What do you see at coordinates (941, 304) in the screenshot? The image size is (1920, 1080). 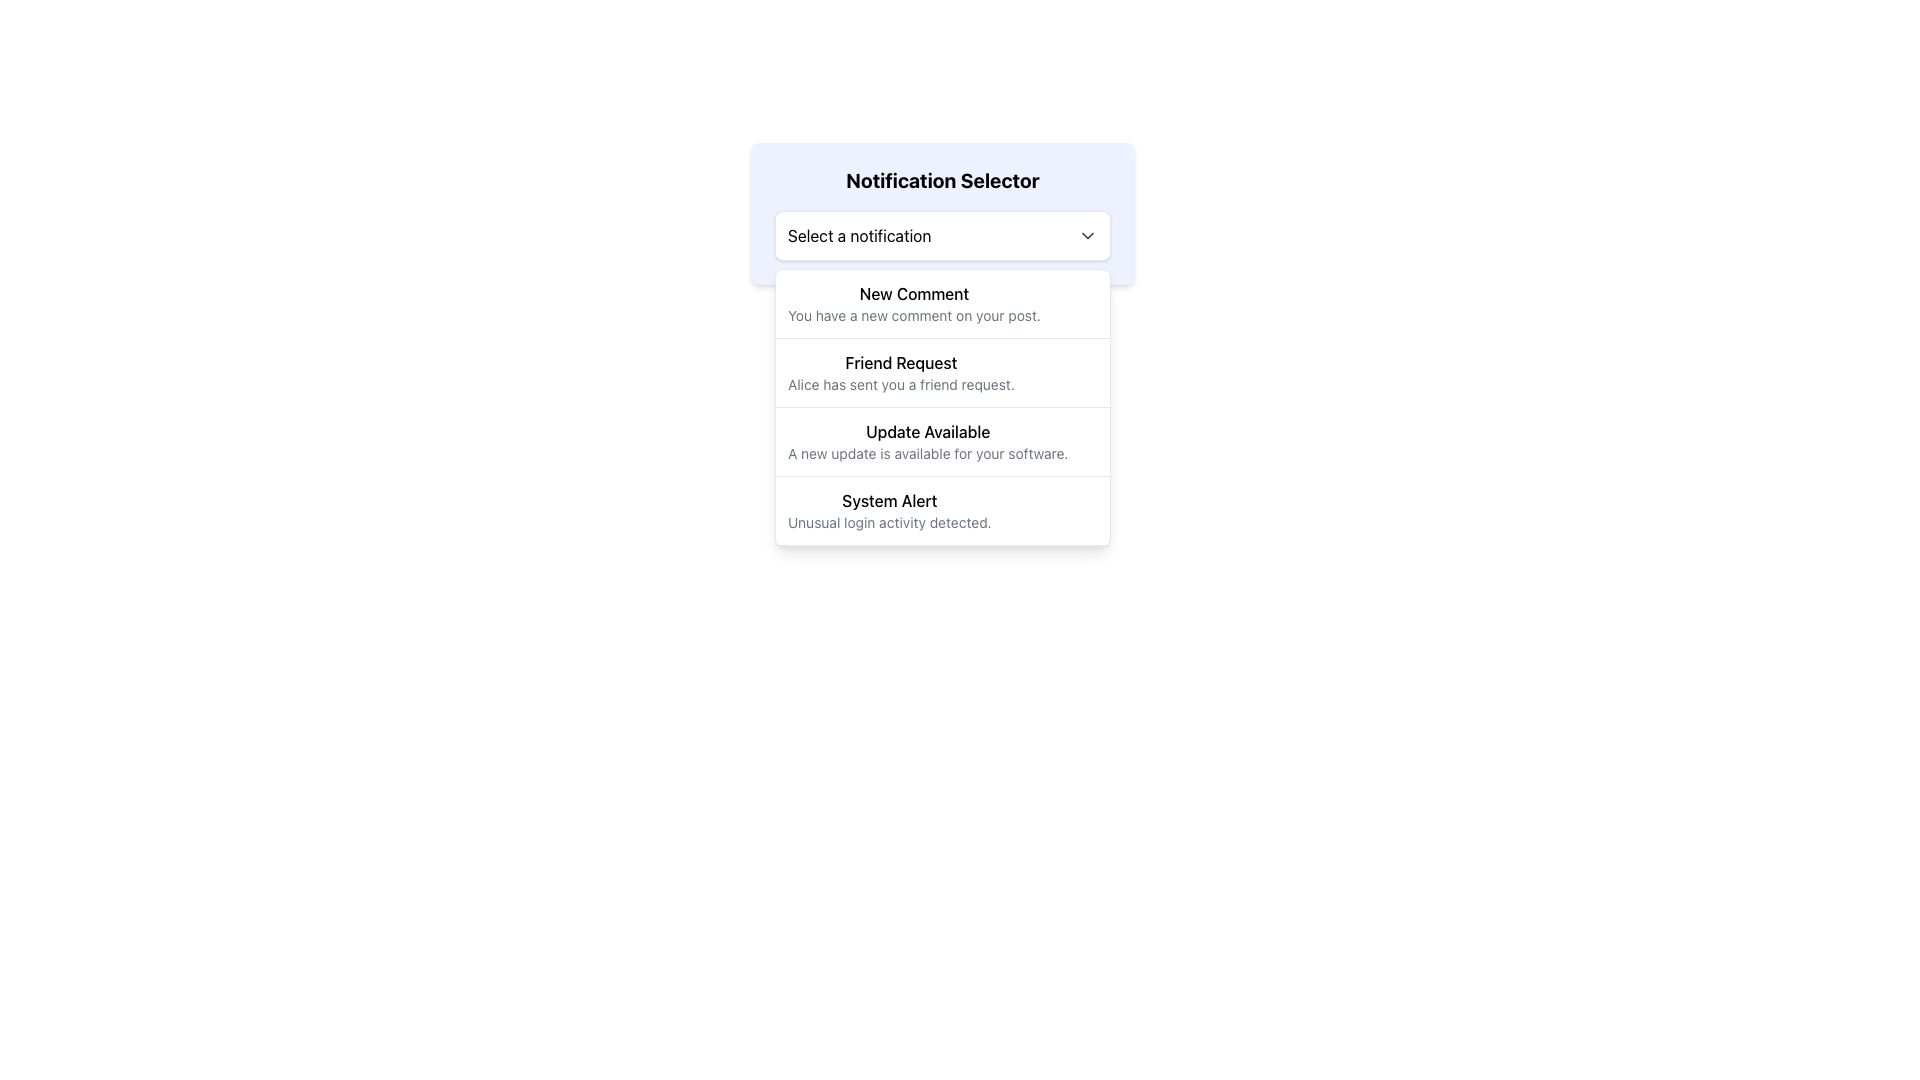 I see `the first list item in the notification list under 'Notification Selector' for keyboard navigation` at bounding box center [941, 304].